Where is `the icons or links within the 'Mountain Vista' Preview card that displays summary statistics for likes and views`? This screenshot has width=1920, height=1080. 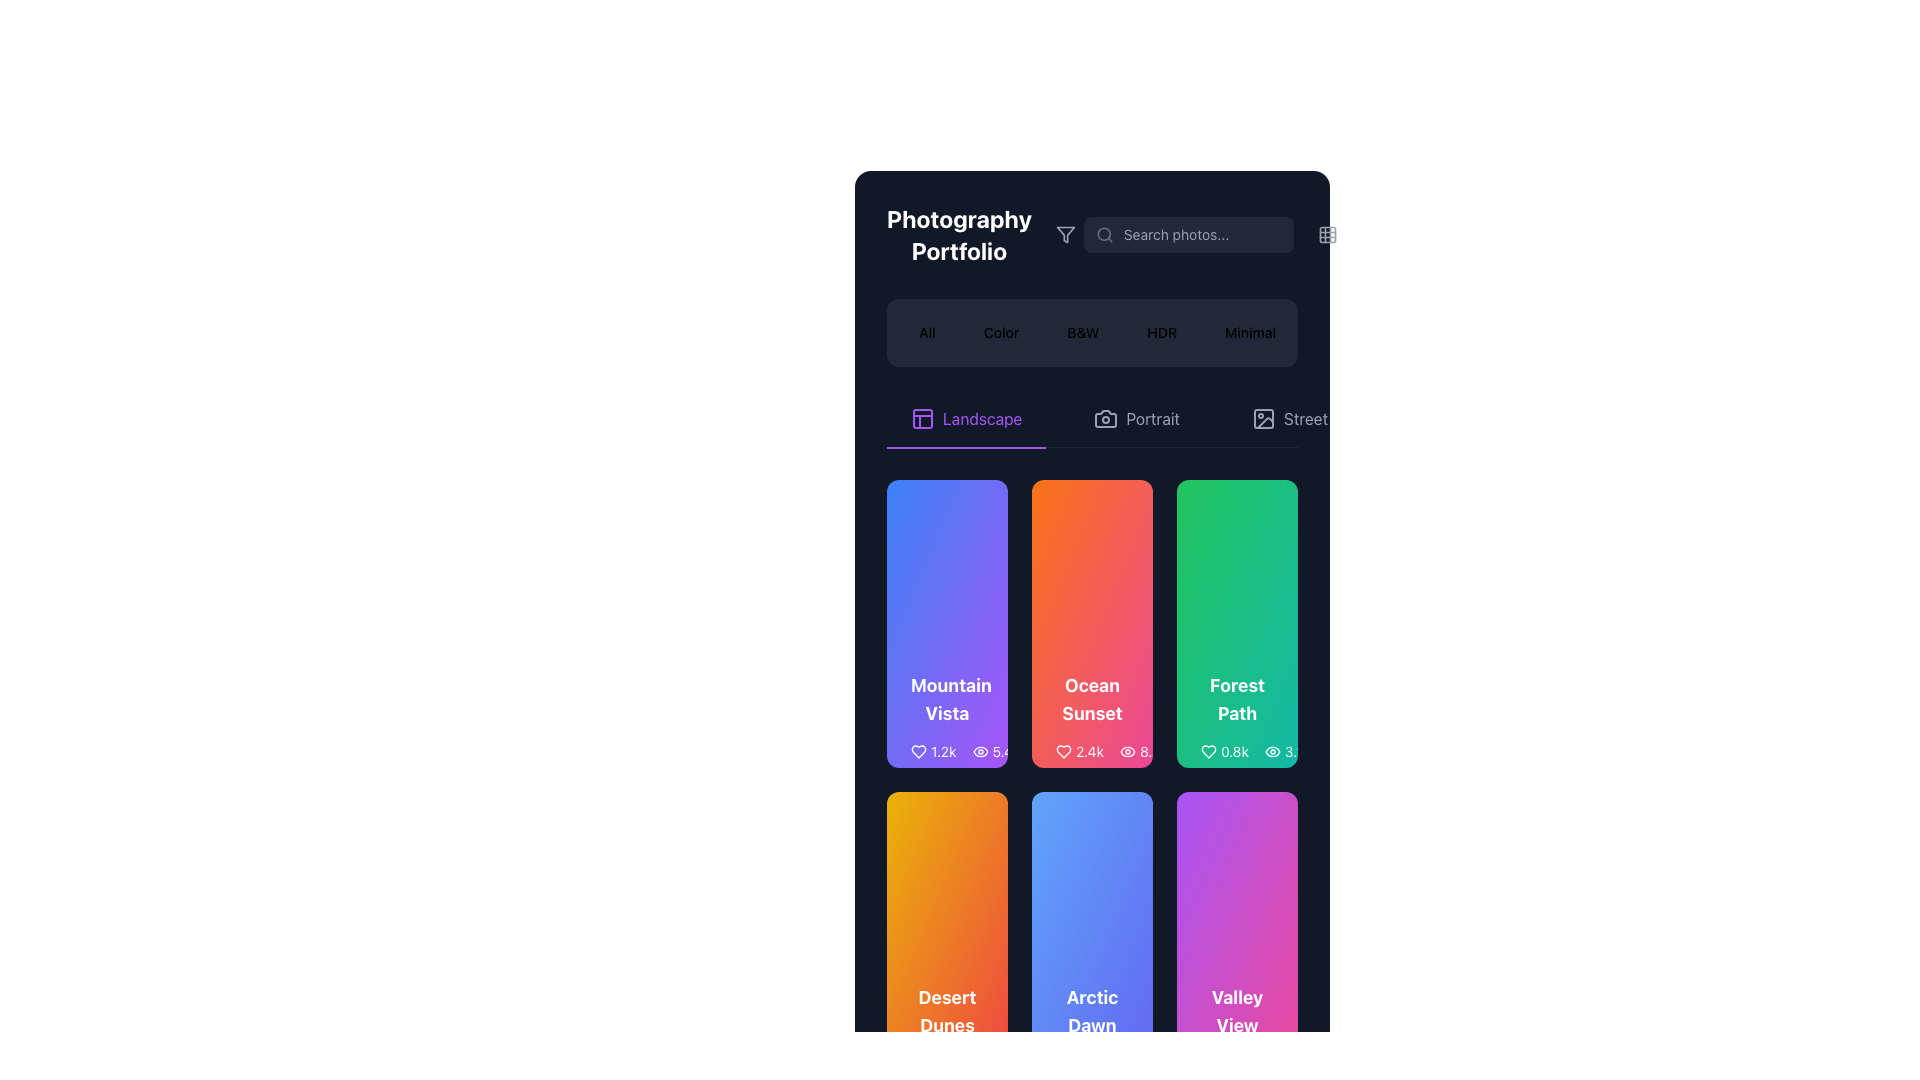
the icons or links within the 'Mountain Vista' Preview card that displays summary statistics for likes and views is located at coordinates (946, 720).